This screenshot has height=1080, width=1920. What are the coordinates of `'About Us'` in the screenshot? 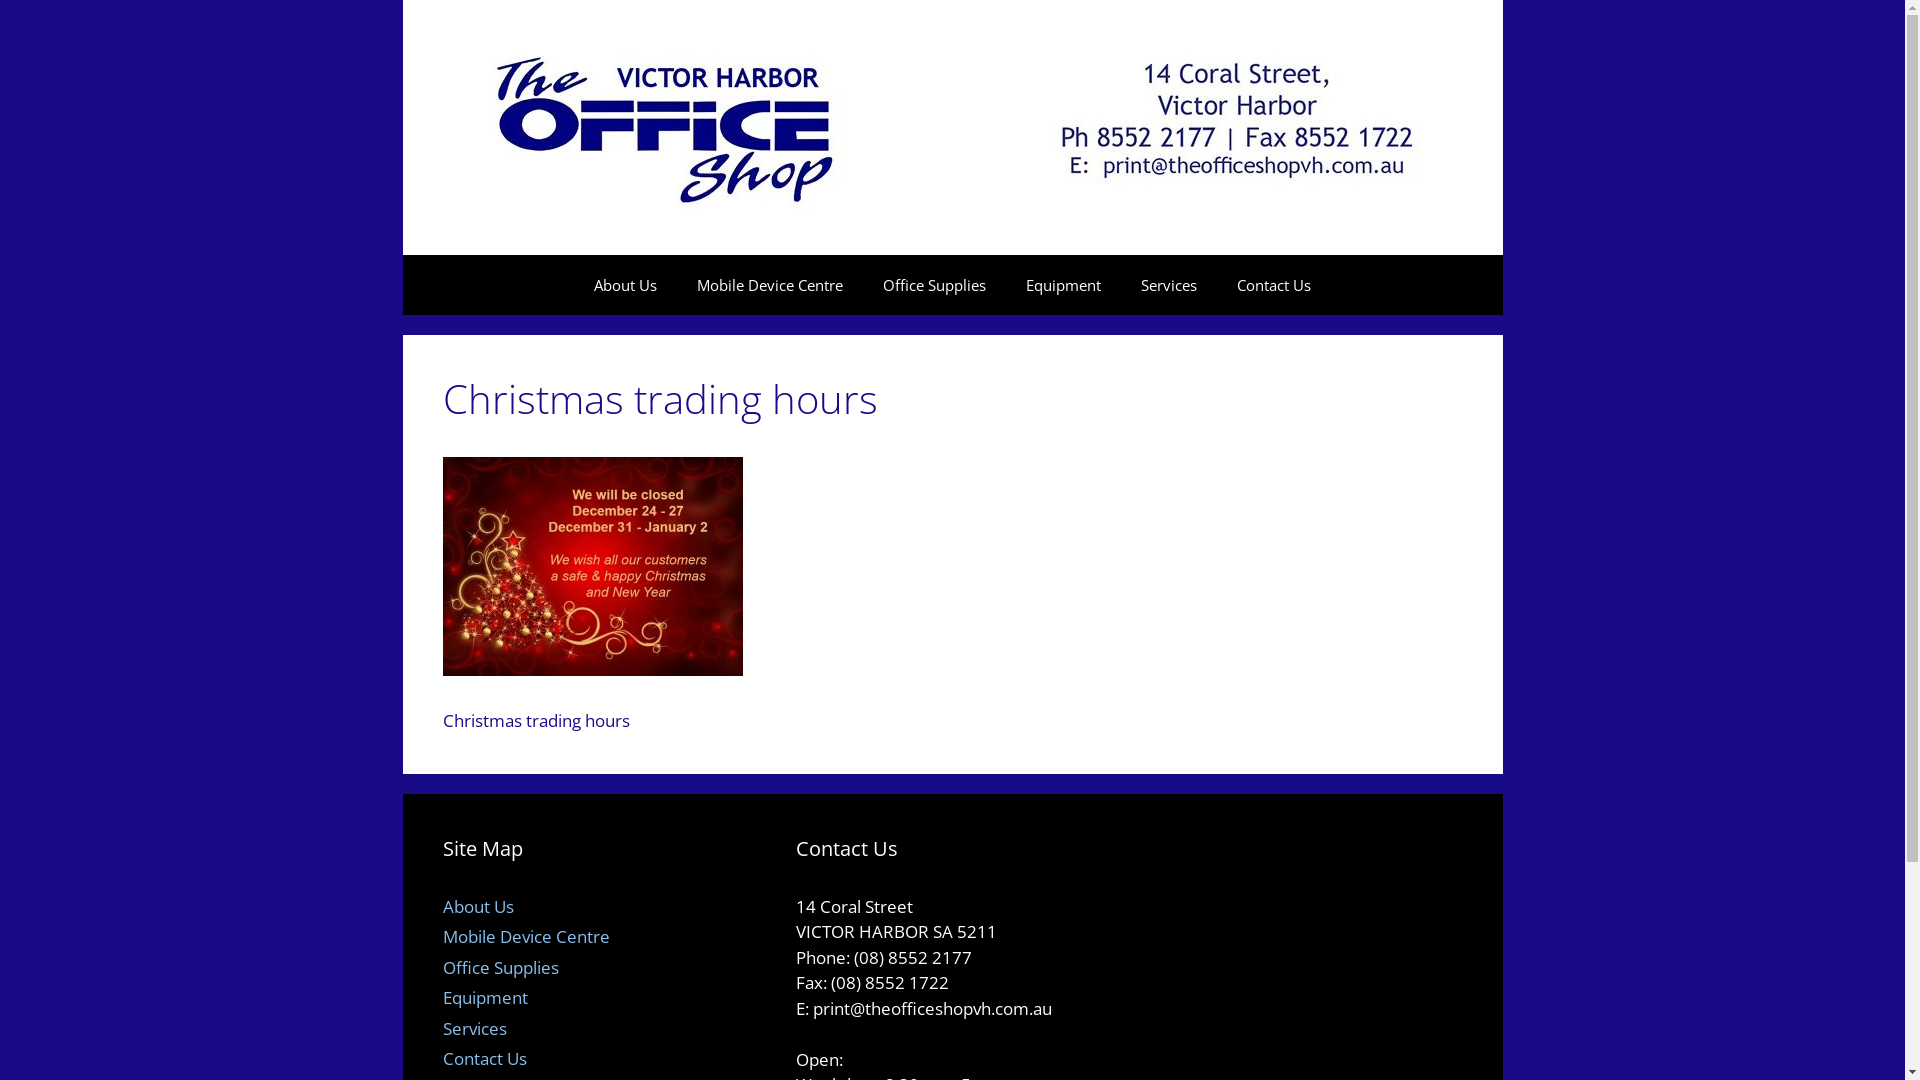 It's located at (624, 285).